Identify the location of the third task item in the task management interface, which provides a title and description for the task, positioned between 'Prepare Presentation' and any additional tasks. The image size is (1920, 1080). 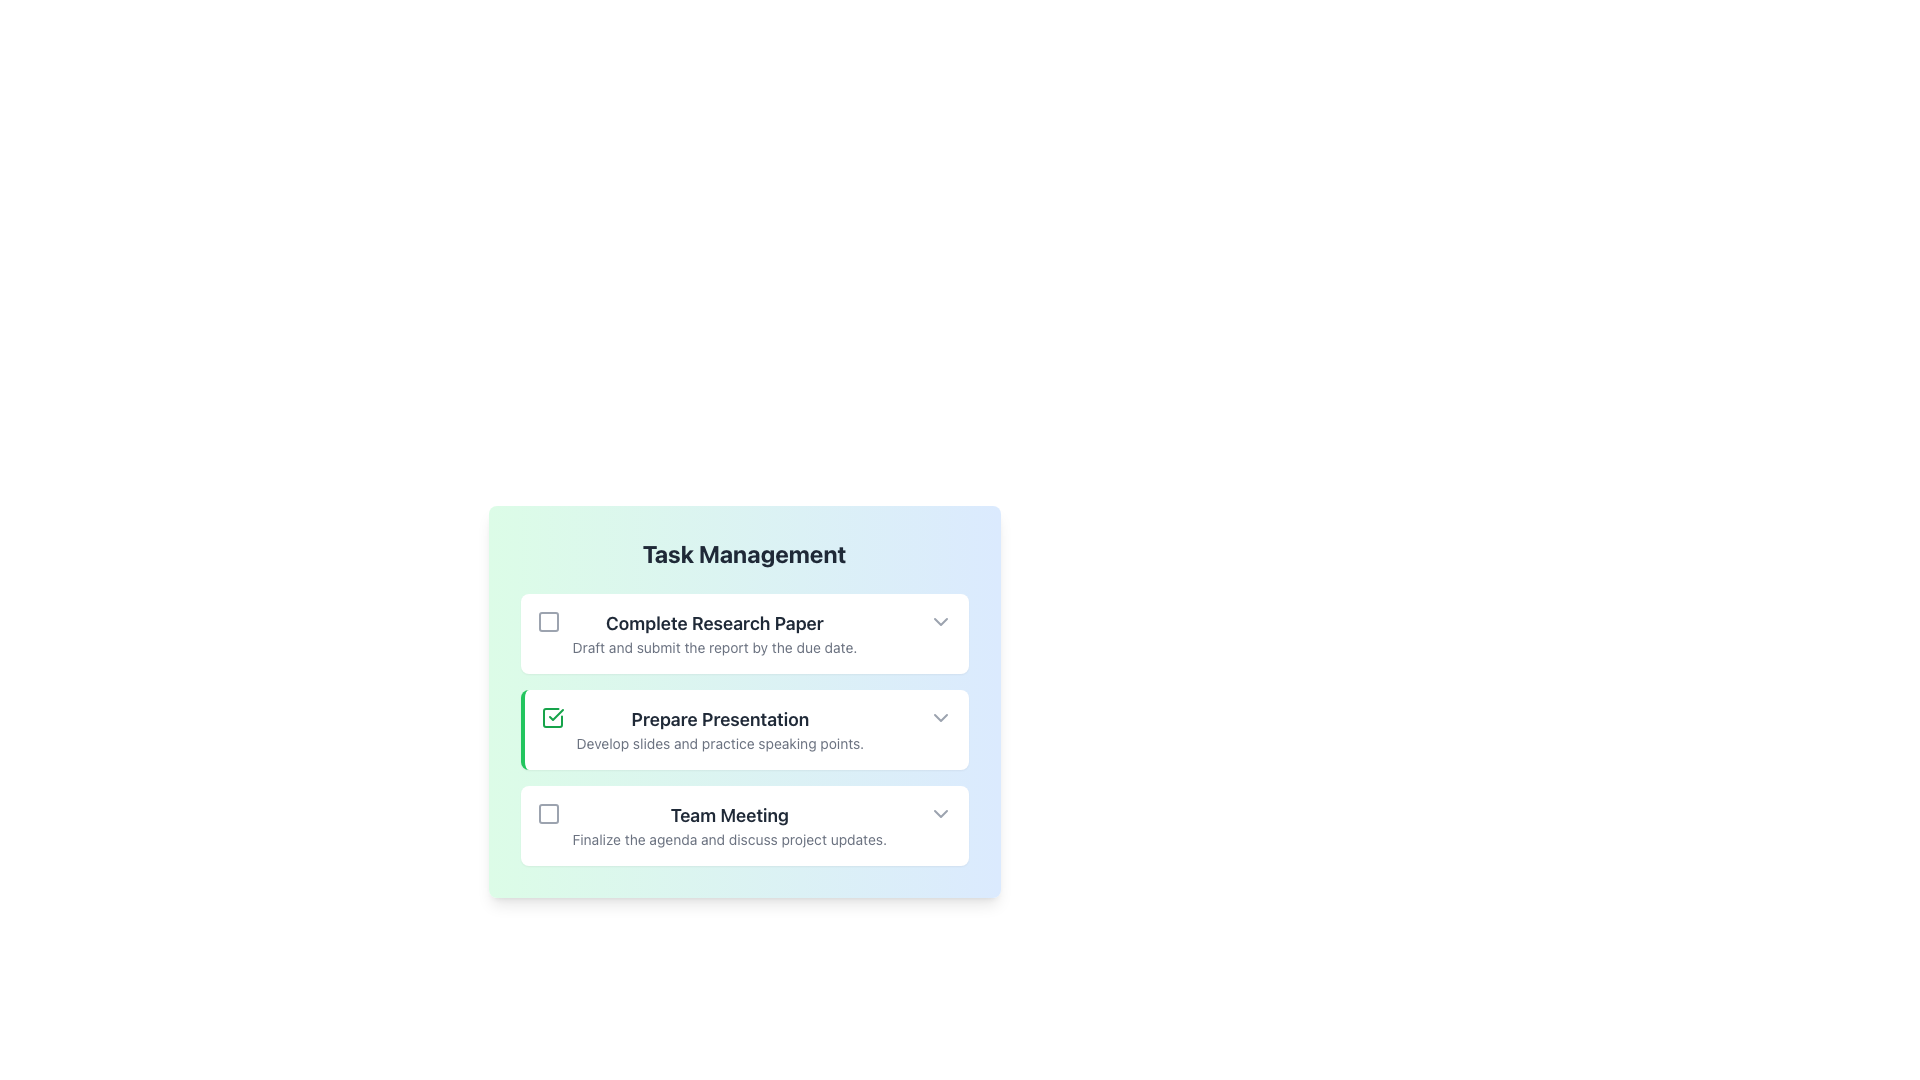
(728, 825).